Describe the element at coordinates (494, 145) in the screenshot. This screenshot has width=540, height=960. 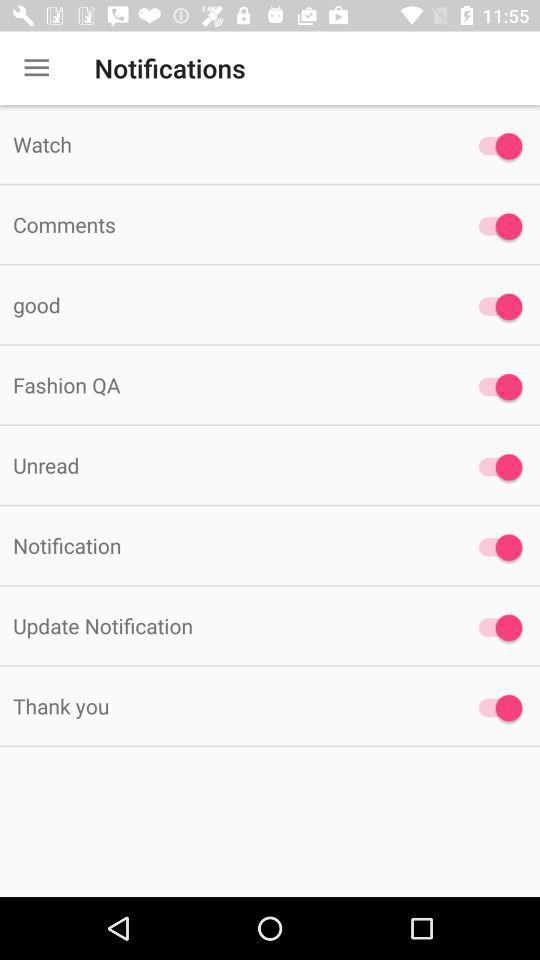
I see `watch option` at that location.